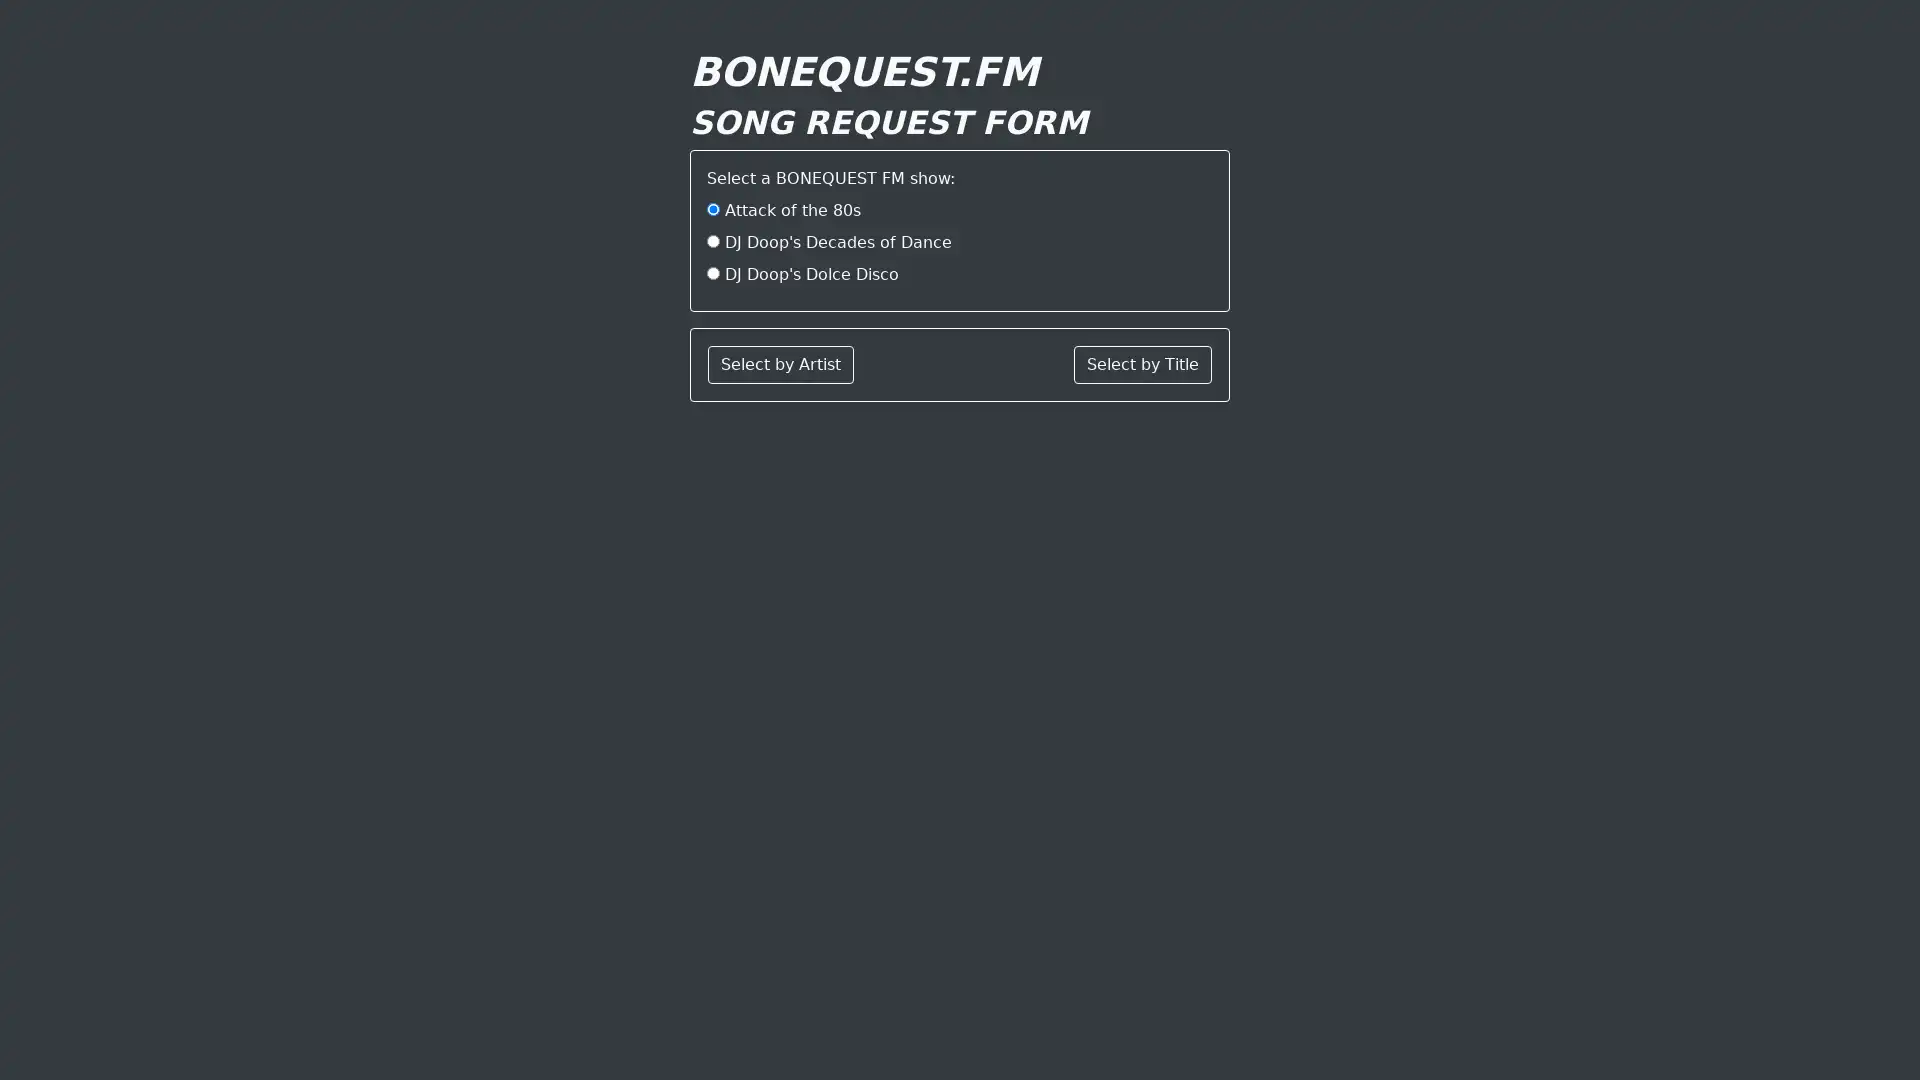 Image resolution: width=1920 pixels, height=1080 pixels. Describe the element at coordinates (780, 365) in the screenshot. I see `Select by Artist` at that location.